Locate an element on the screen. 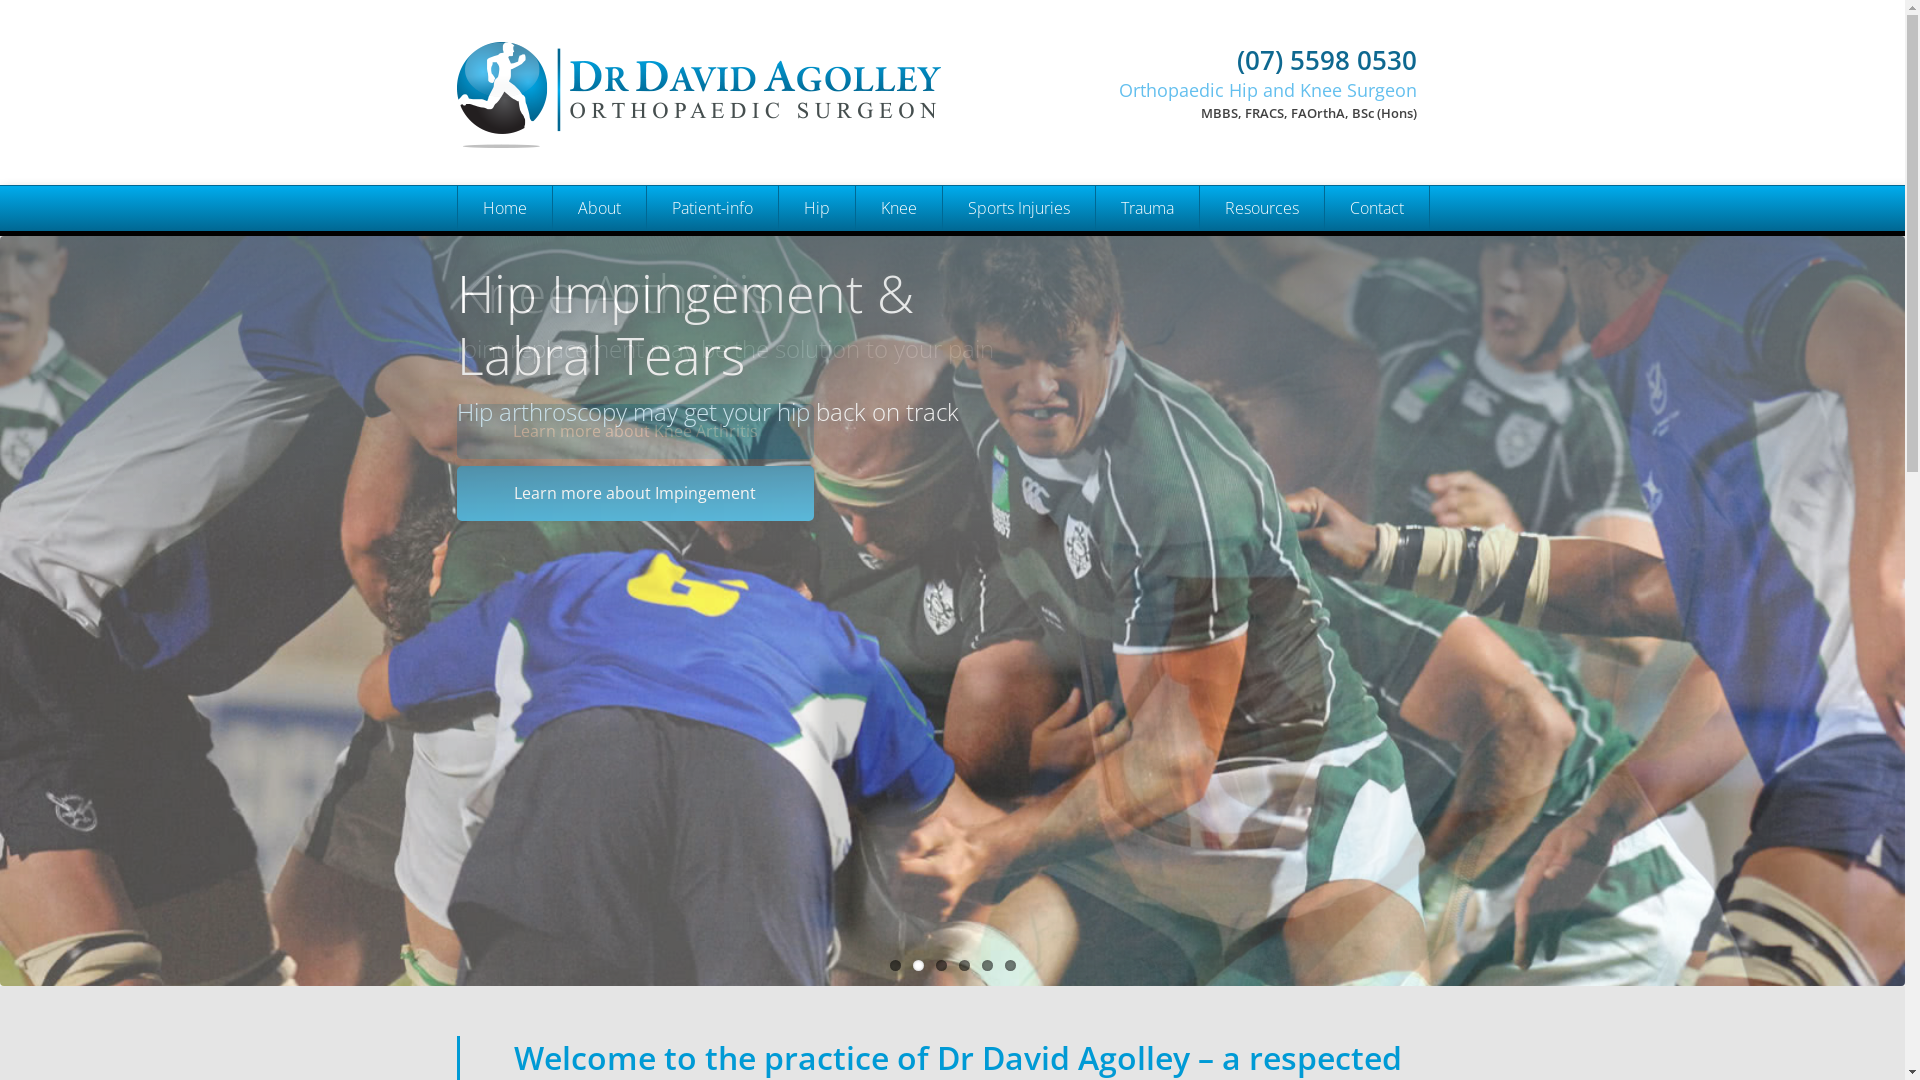 The width and height of the screenshot is (1920, 1080). 'Visiting from Interstate or Overseas' is located at coordinates (711, 478).